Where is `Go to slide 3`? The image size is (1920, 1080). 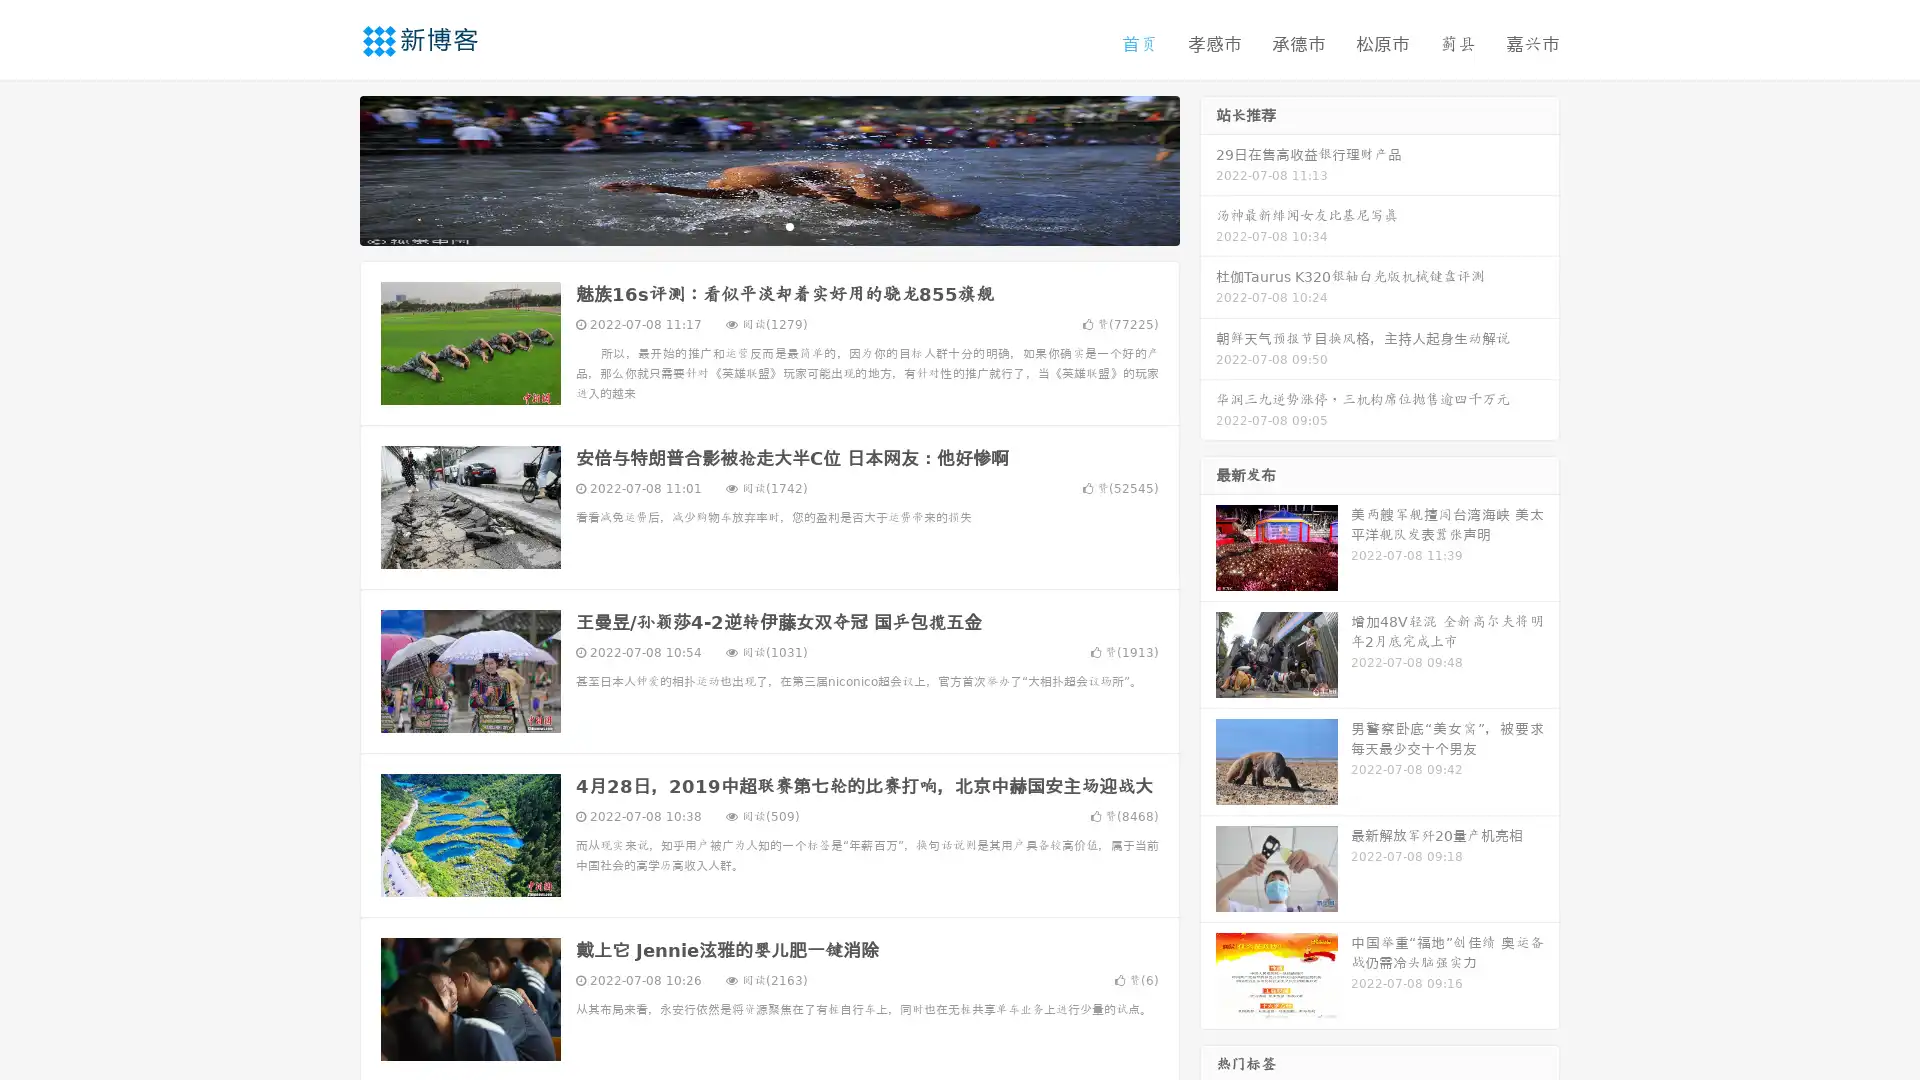 Go to slide 3 is located at coordinates (789, 225).